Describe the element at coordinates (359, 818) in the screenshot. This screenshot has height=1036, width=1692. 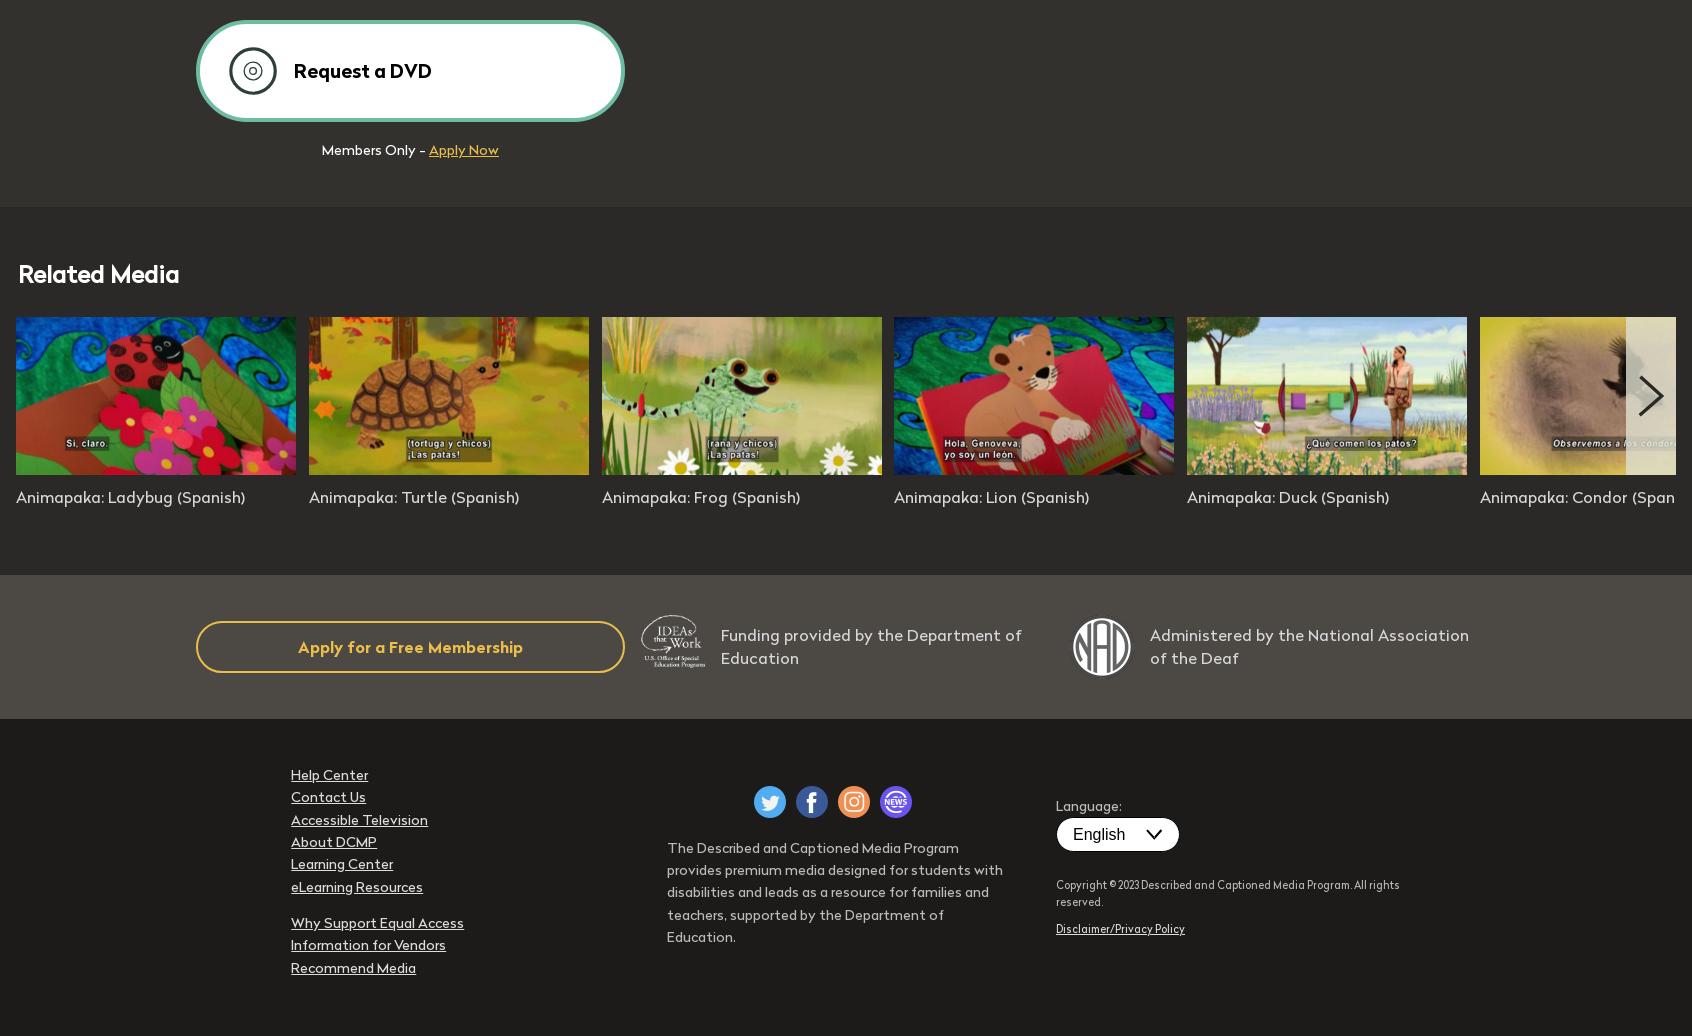
I see `'Accessible Television'` at that location.